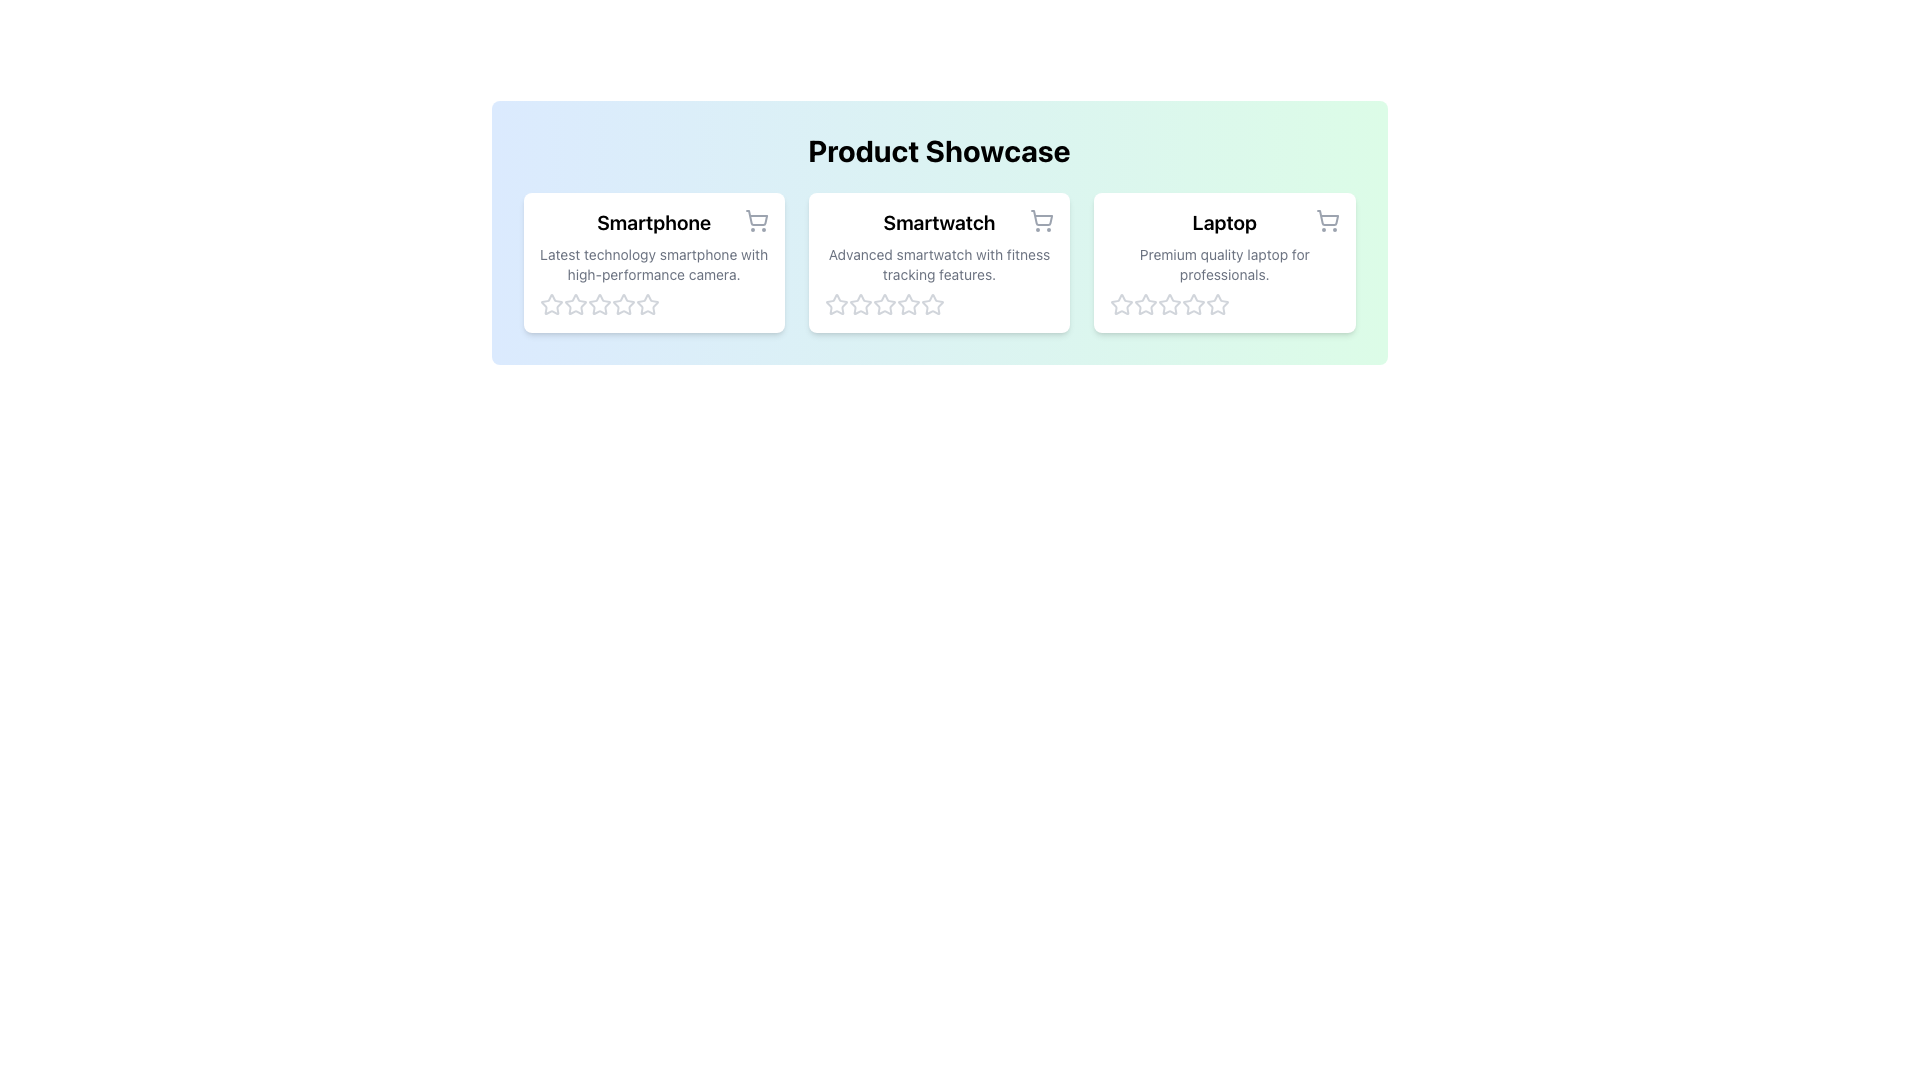 This screenshot has height=1080, width=1920. What do you see at coordinates (598, 304) in the screenshot?
I see `keyboard navigation` at bounding box center [598, 304].